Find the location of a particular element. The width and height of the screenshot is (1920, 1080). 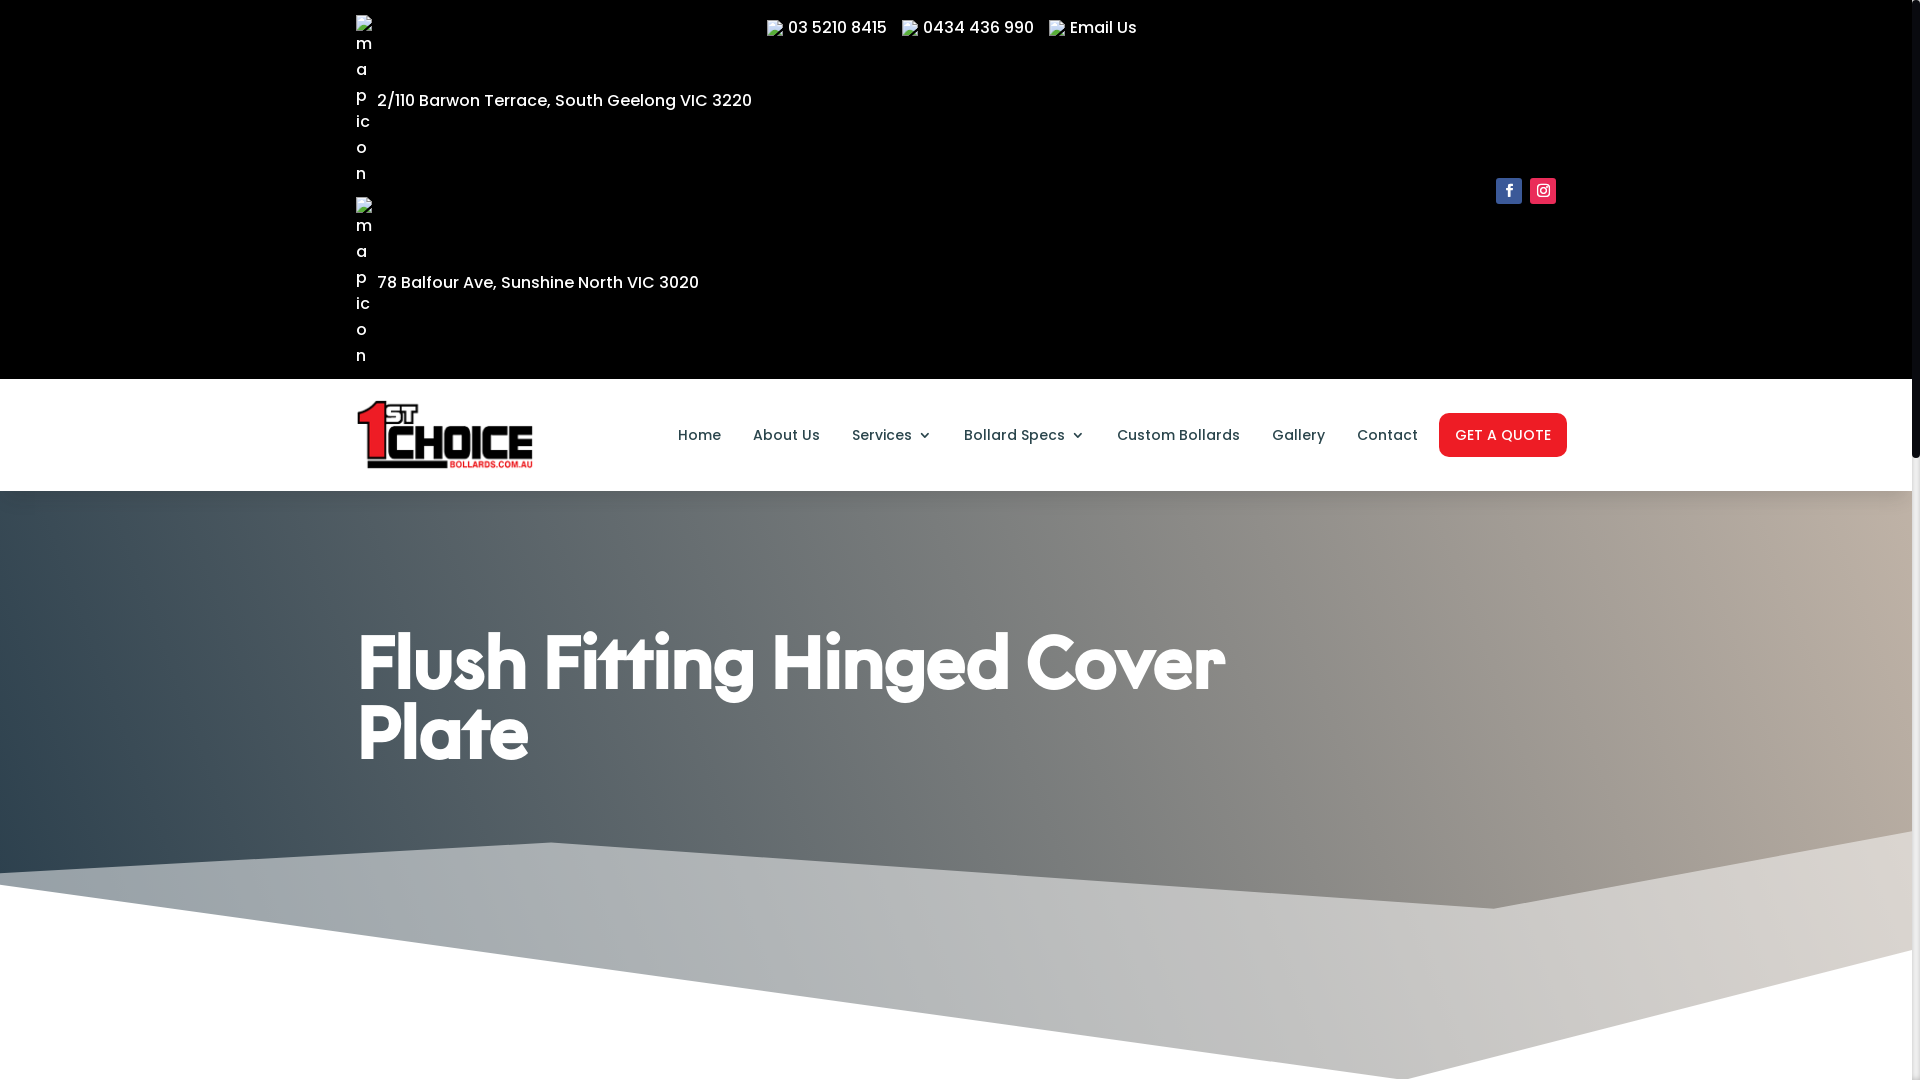

'Home' is located at coordinates (699, 434).